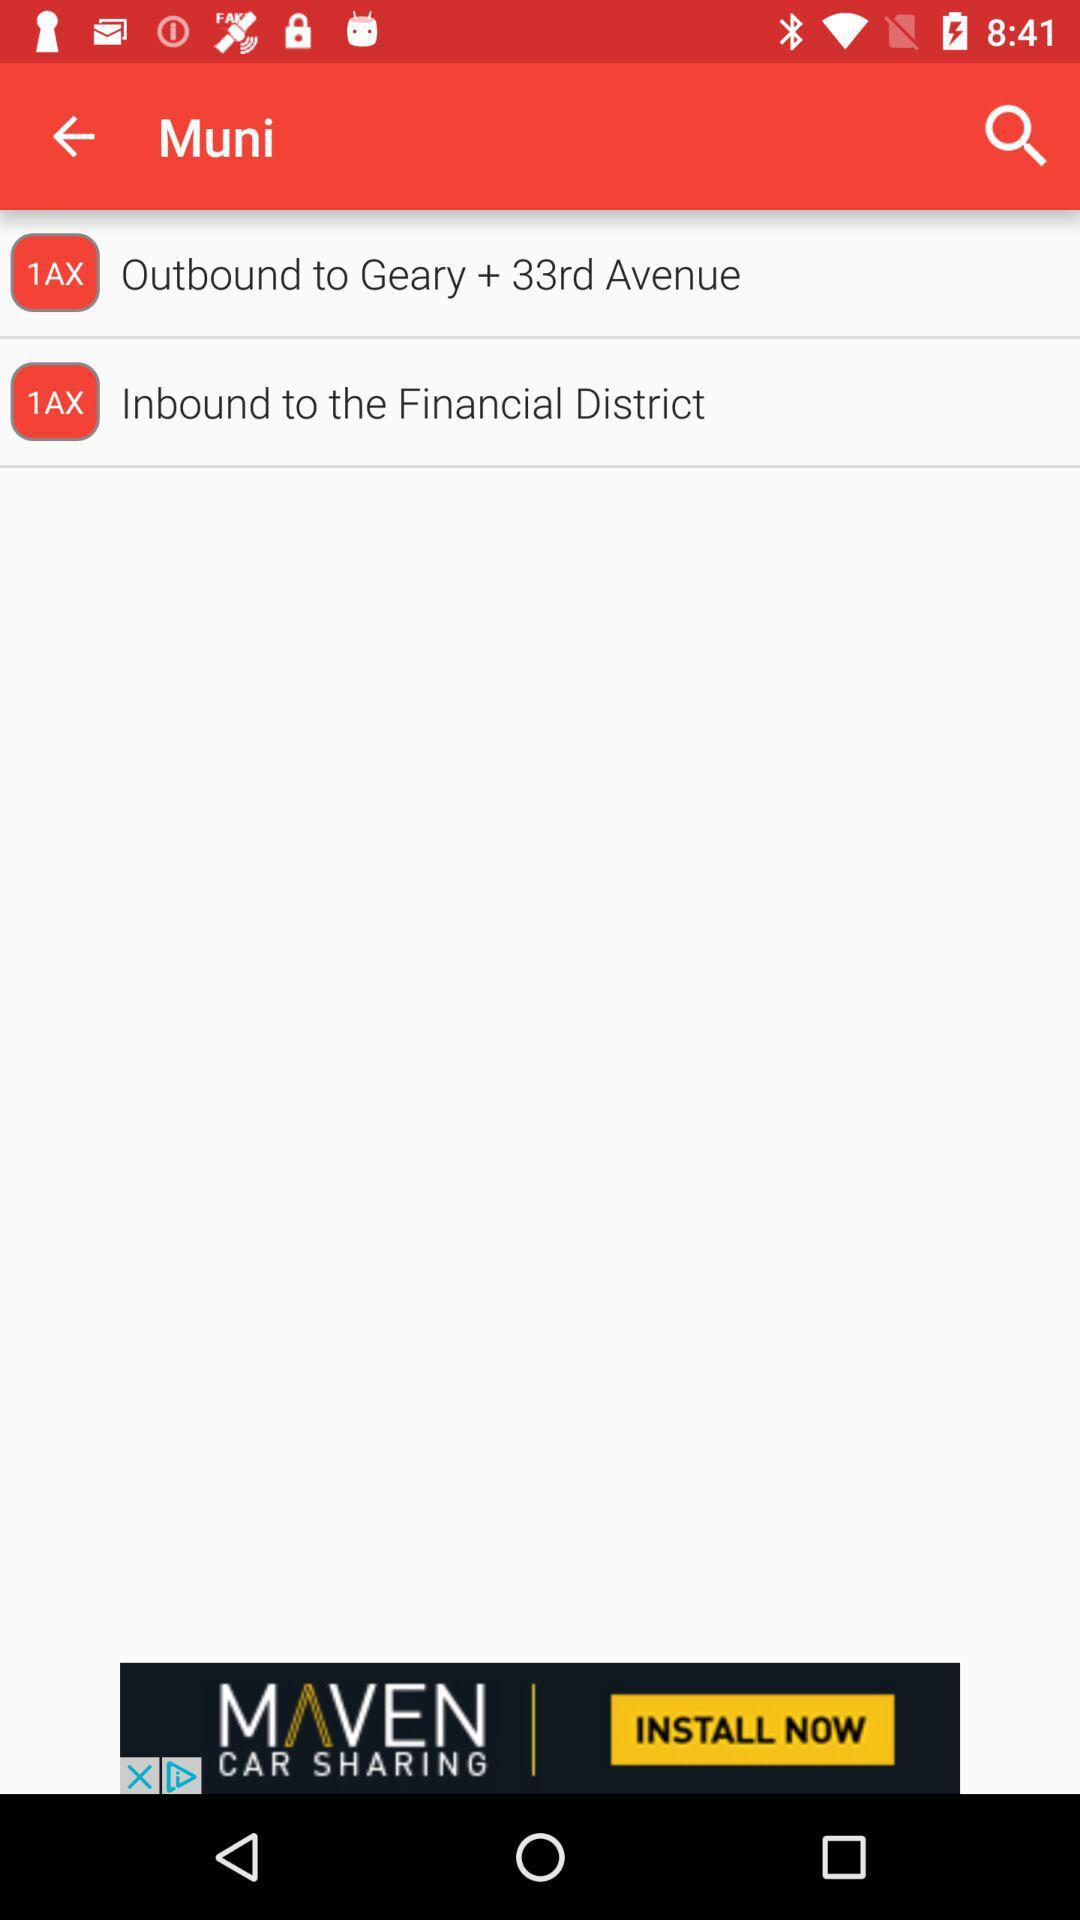 Image resolution: width=1080 pixels, height=1920 pixels. What do you see at coordinates (540, 1727) in the screenshot?
I see `advertisement page` at bounding box center [540, 1727].